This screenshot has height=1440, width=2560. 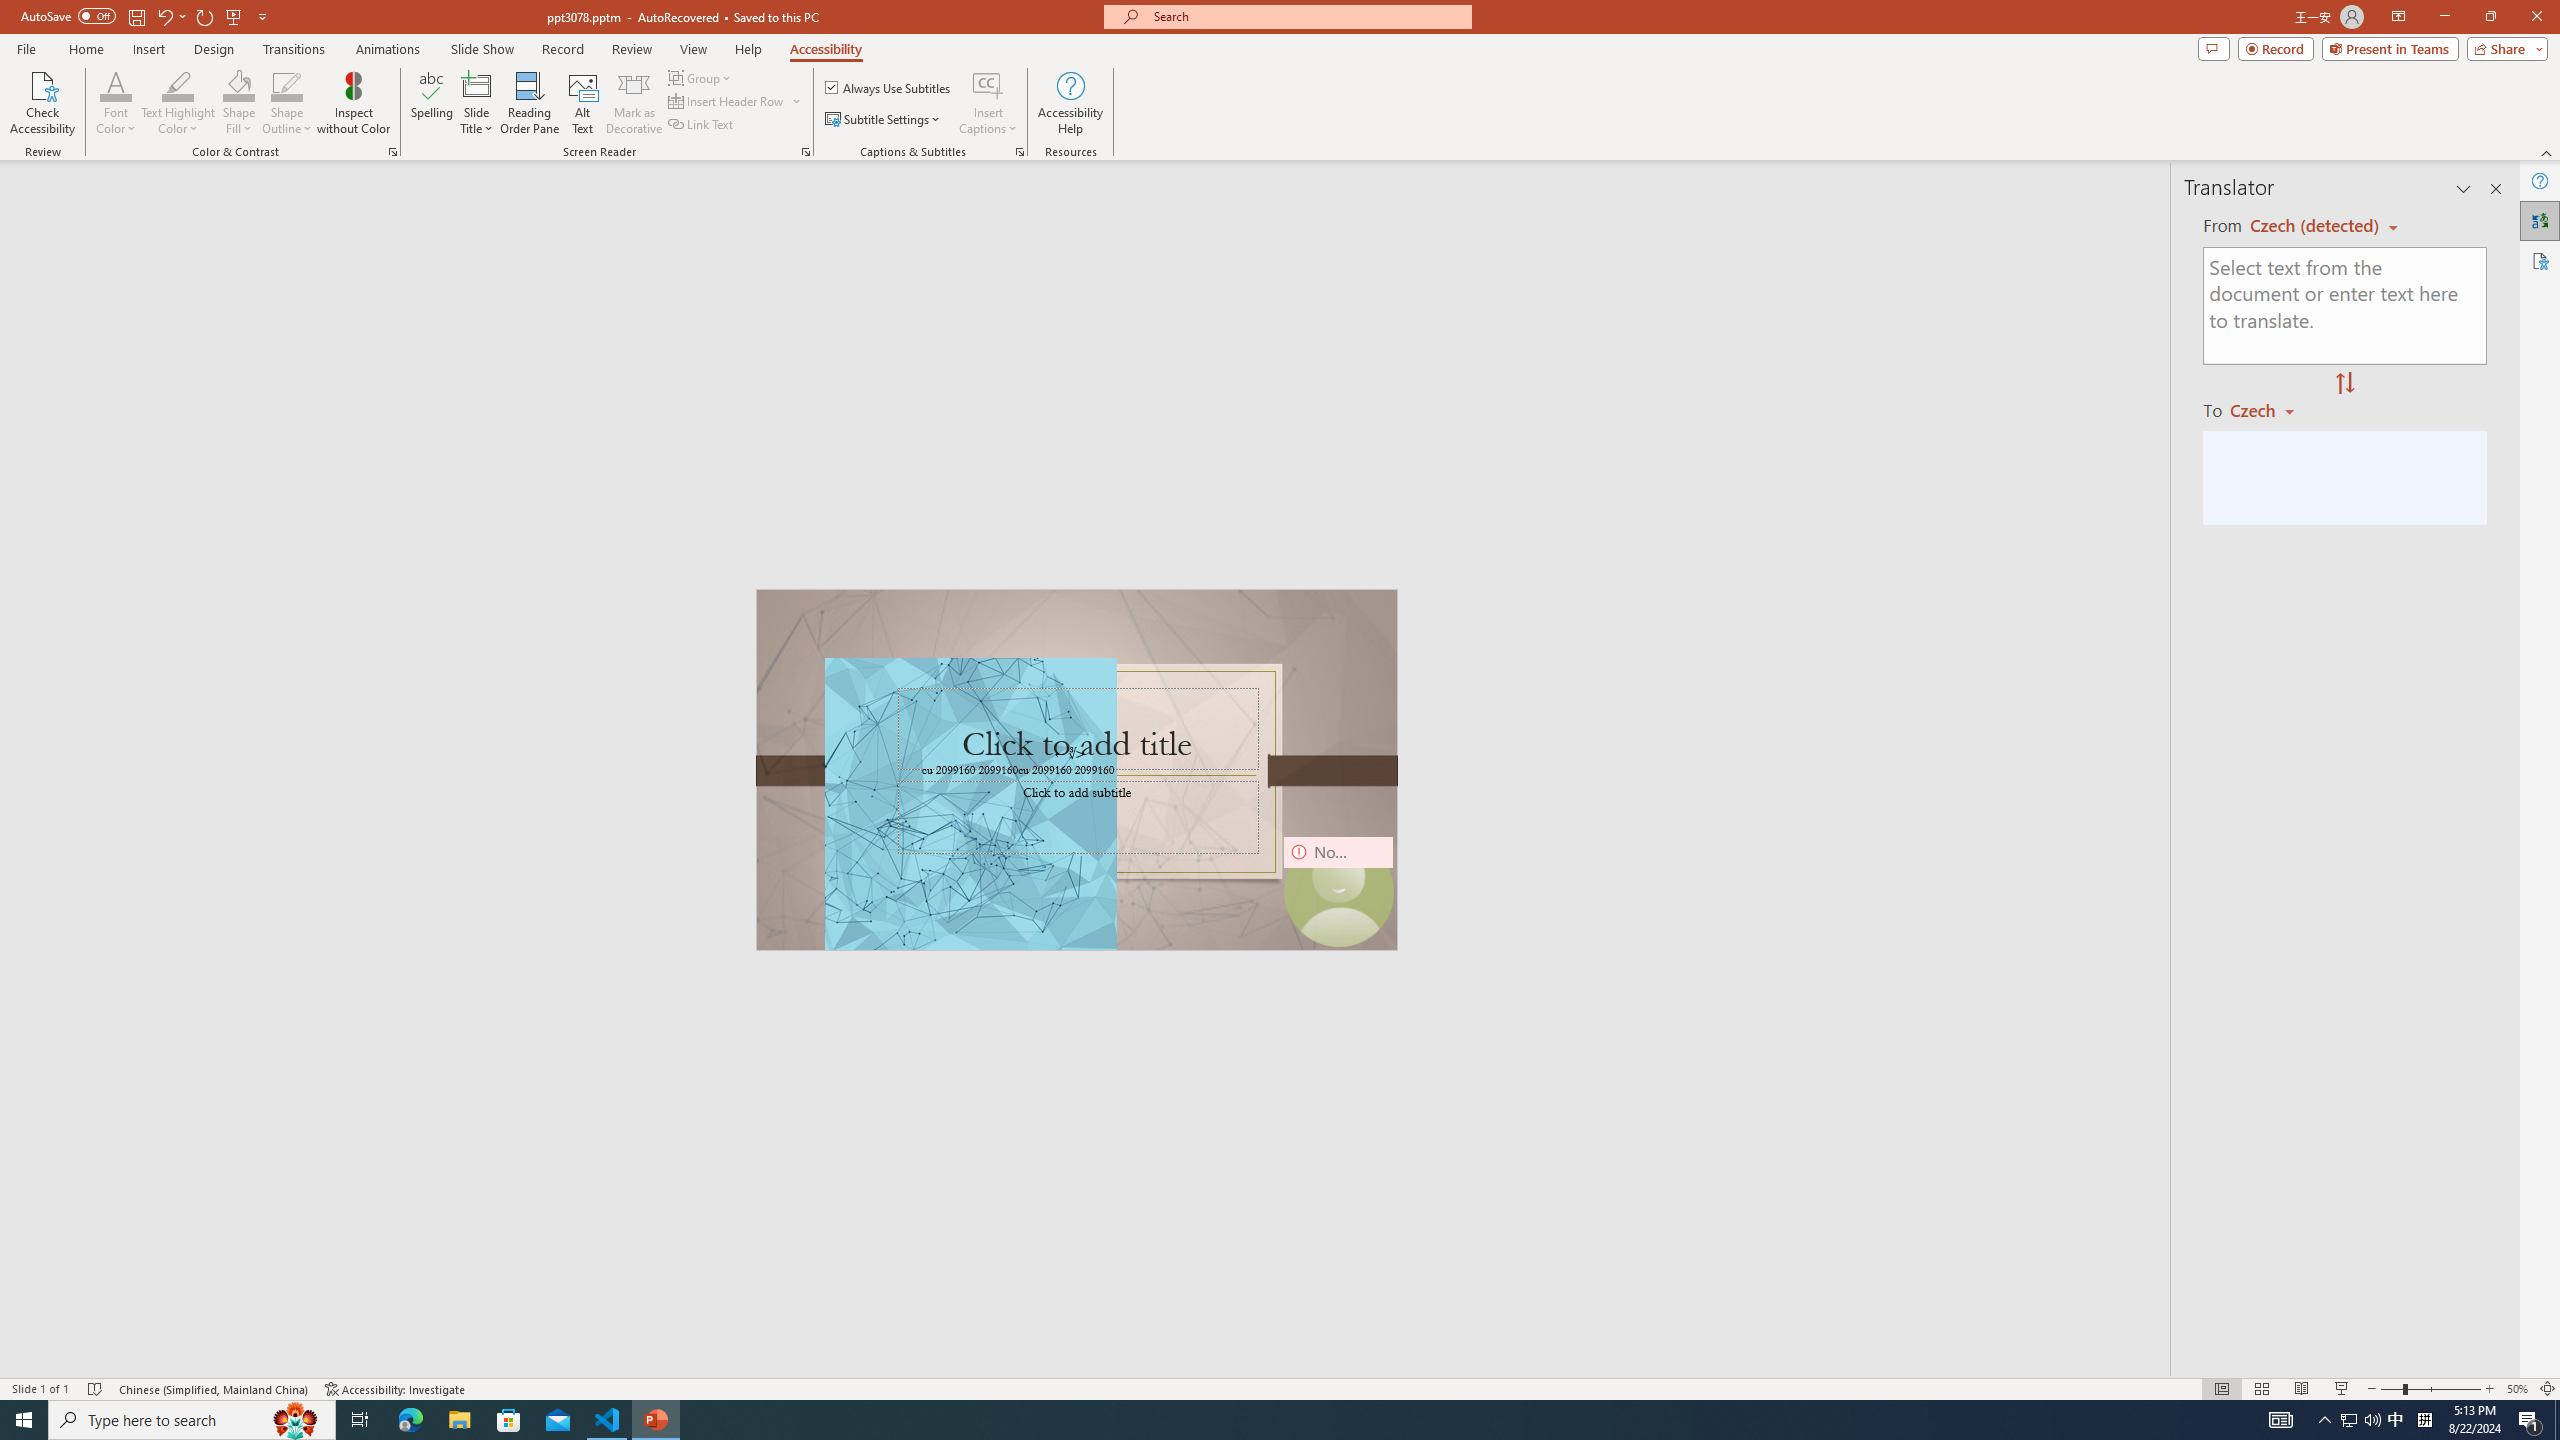 What do you see at coordinates (1337, 891) in the screenshot?
I see `'Camera 9, No camera detected.'` at bounding box center [1337, 891].